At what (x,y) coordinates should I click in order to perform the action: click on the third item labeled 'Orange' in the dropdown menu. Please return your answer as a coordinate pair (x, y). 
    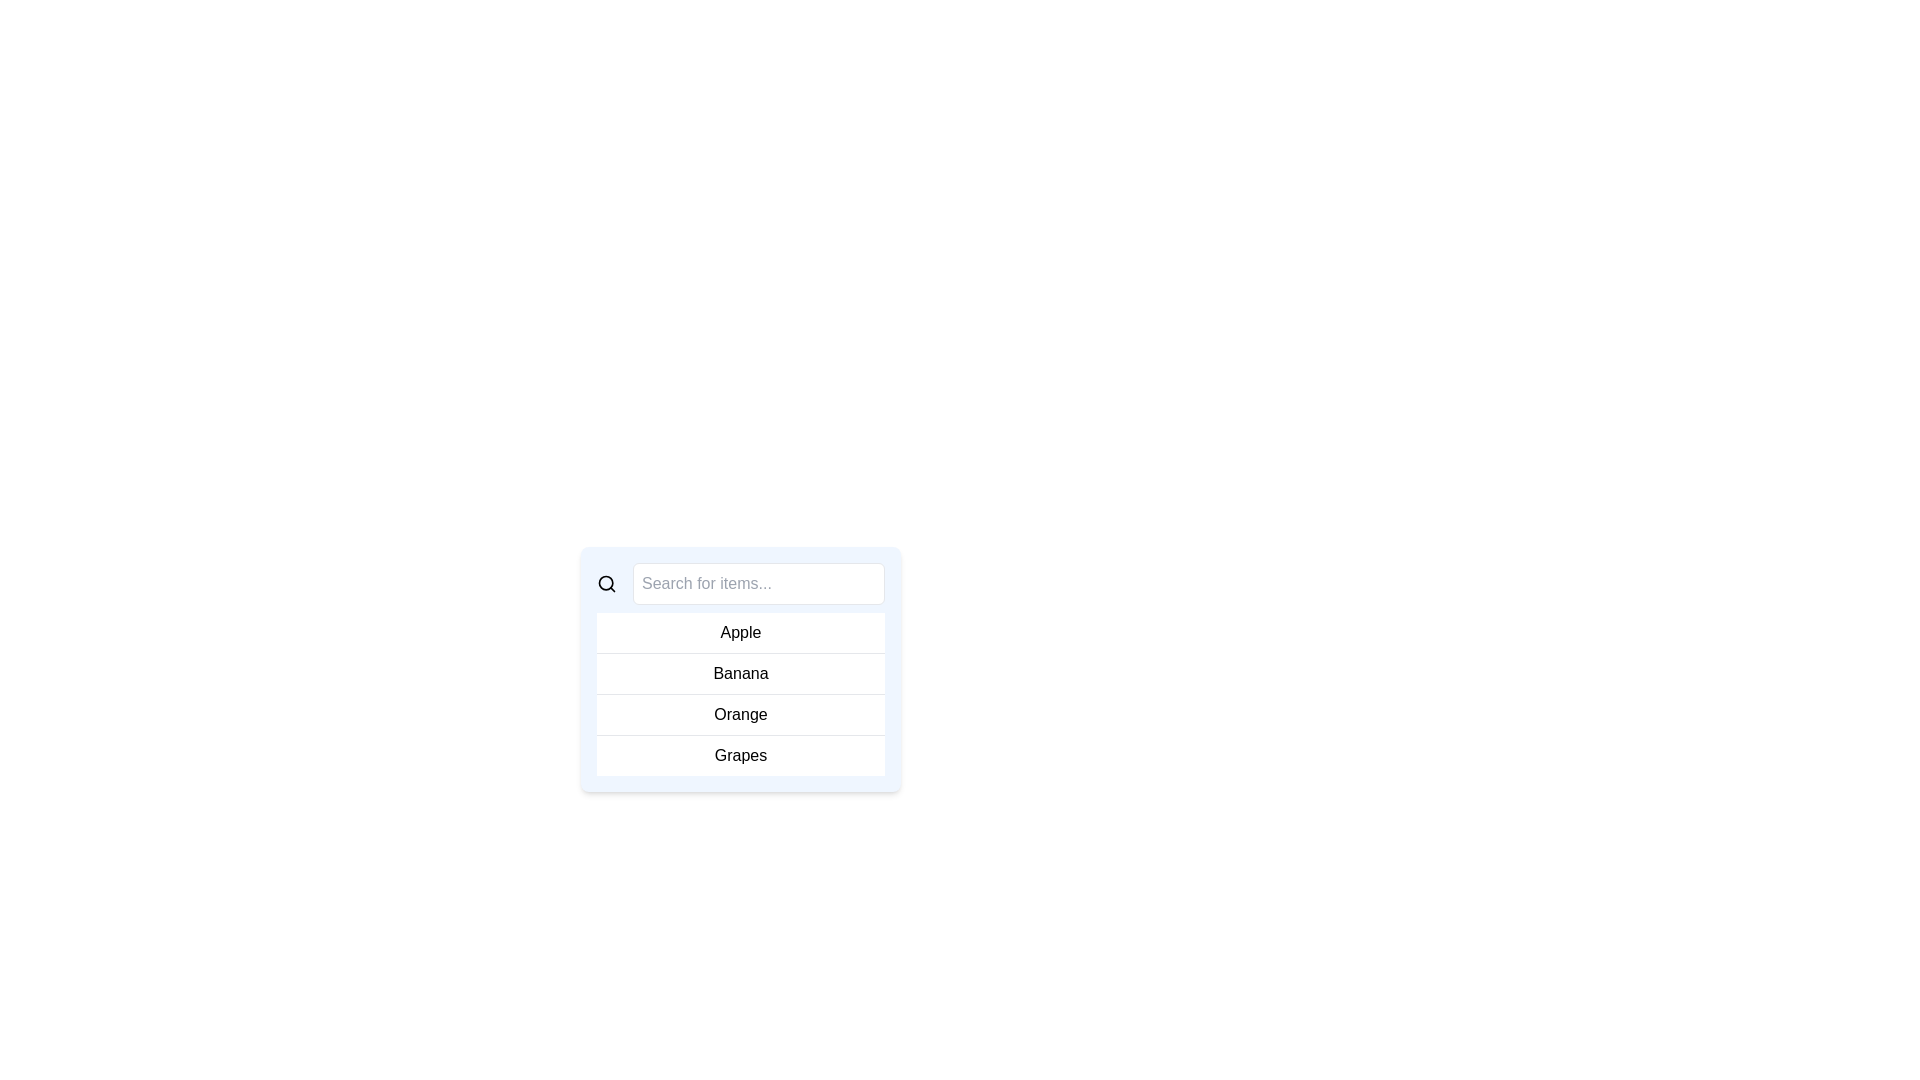
    Looking at the image, I should click on (739, 713).